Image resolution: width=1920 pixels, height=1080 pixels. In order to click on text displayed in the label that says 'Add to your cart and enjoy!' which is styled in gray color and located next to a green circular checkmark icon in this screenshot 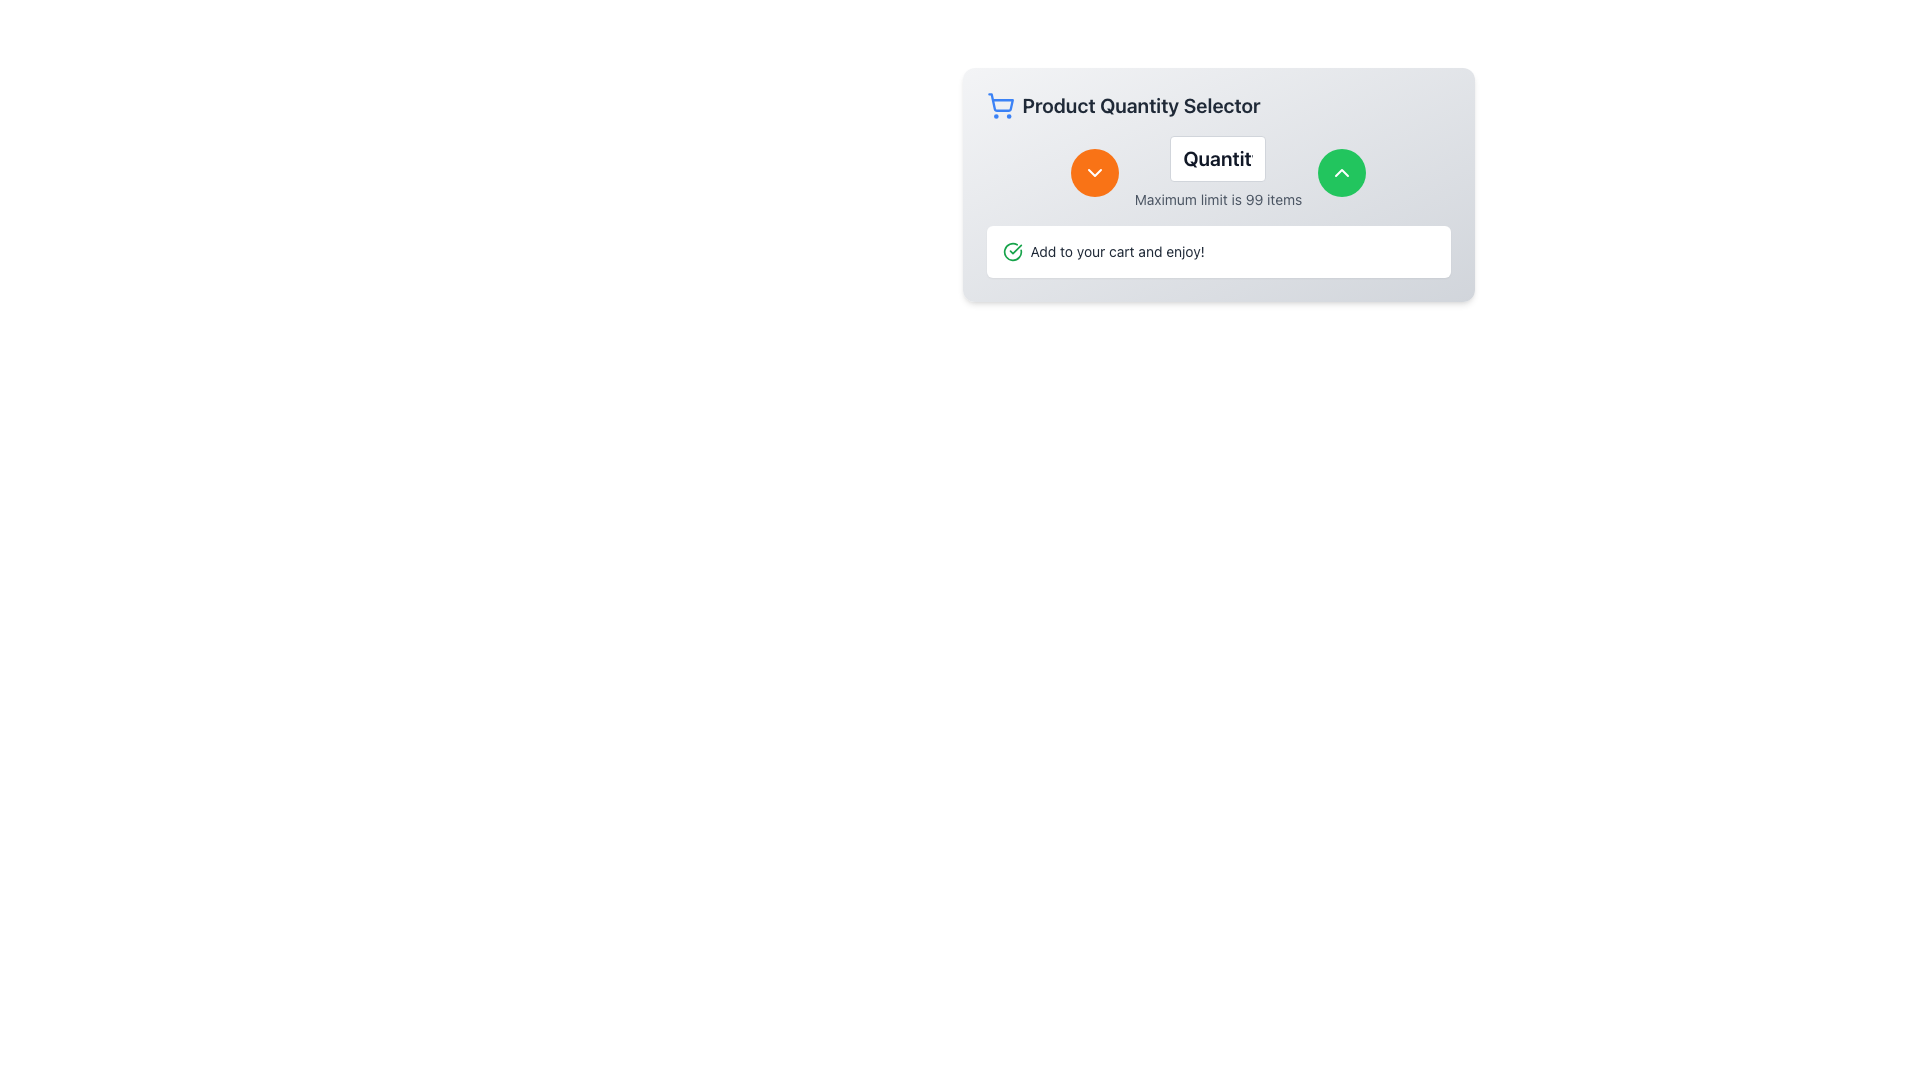, I will do `click(1116, 250)`.